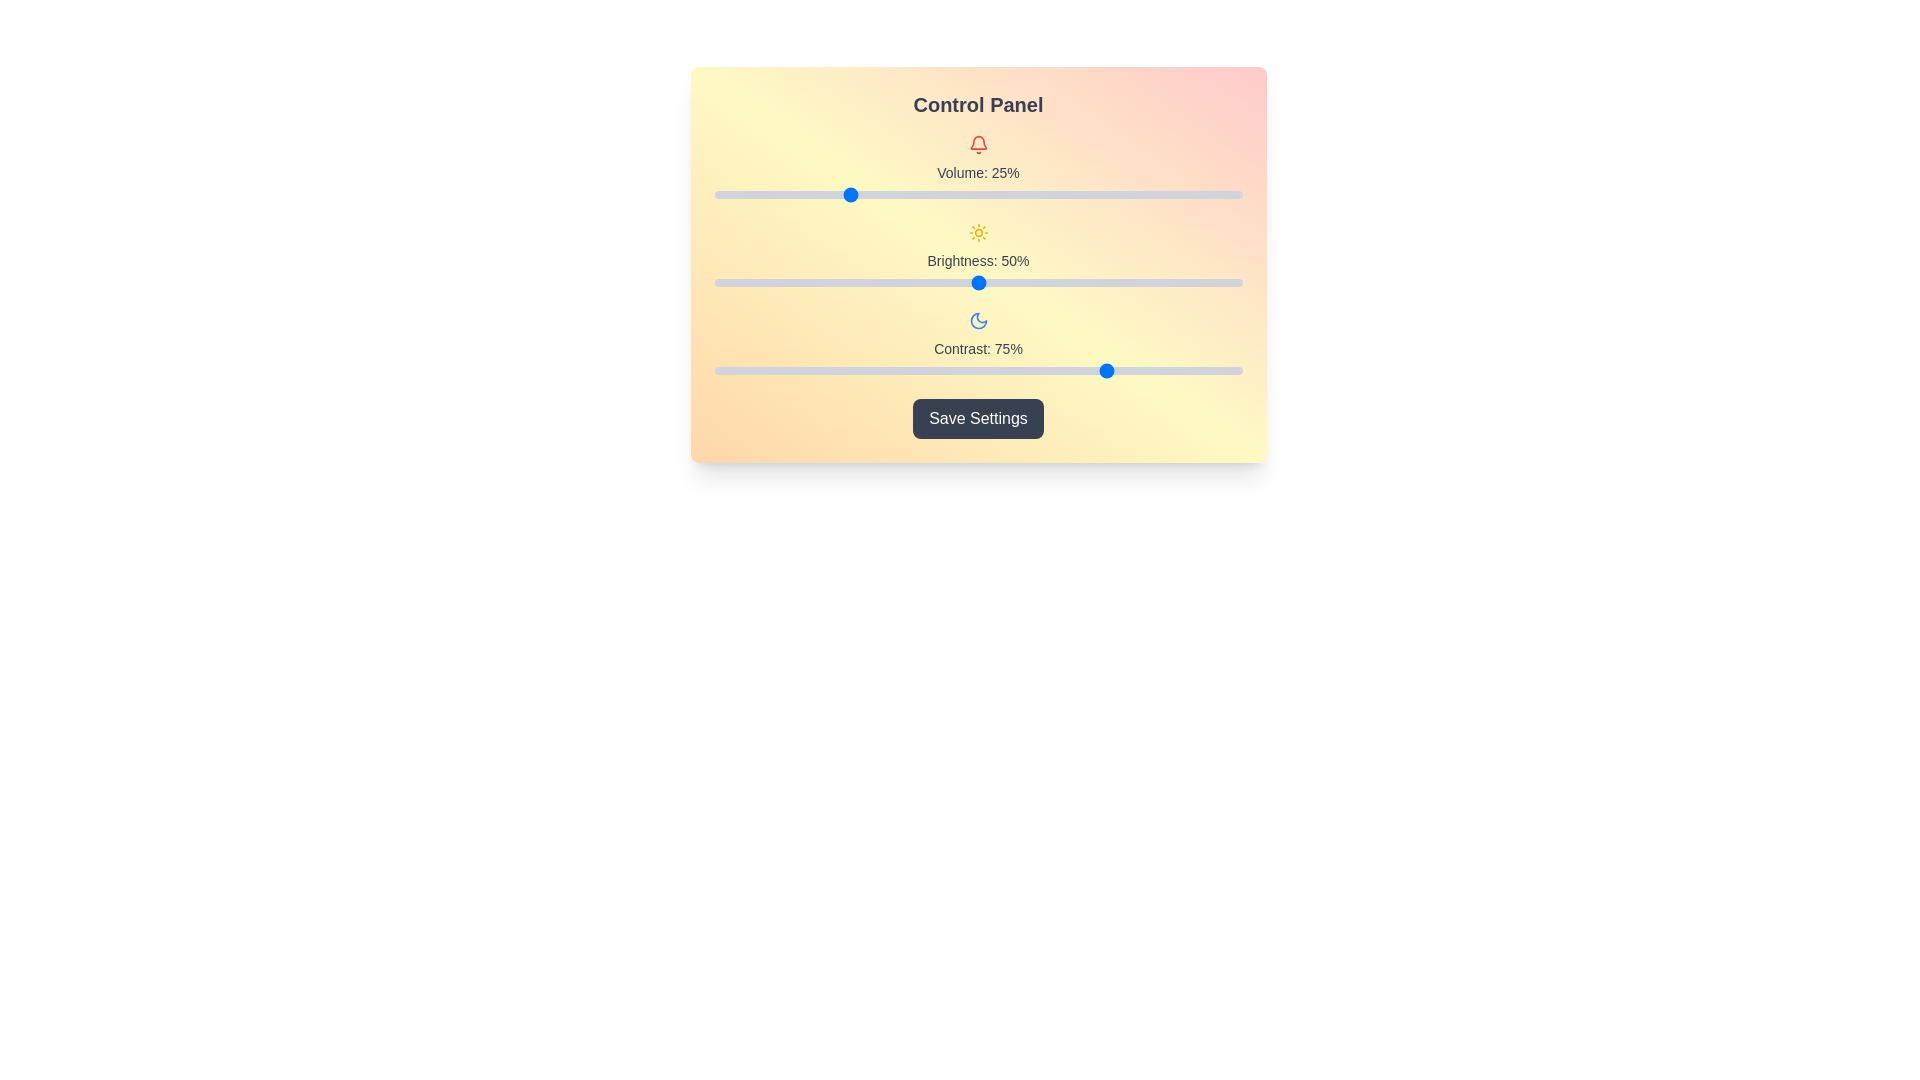  Describe the element at coordinates (862, 370) in the screenshot. I see `contrast level` at that location.